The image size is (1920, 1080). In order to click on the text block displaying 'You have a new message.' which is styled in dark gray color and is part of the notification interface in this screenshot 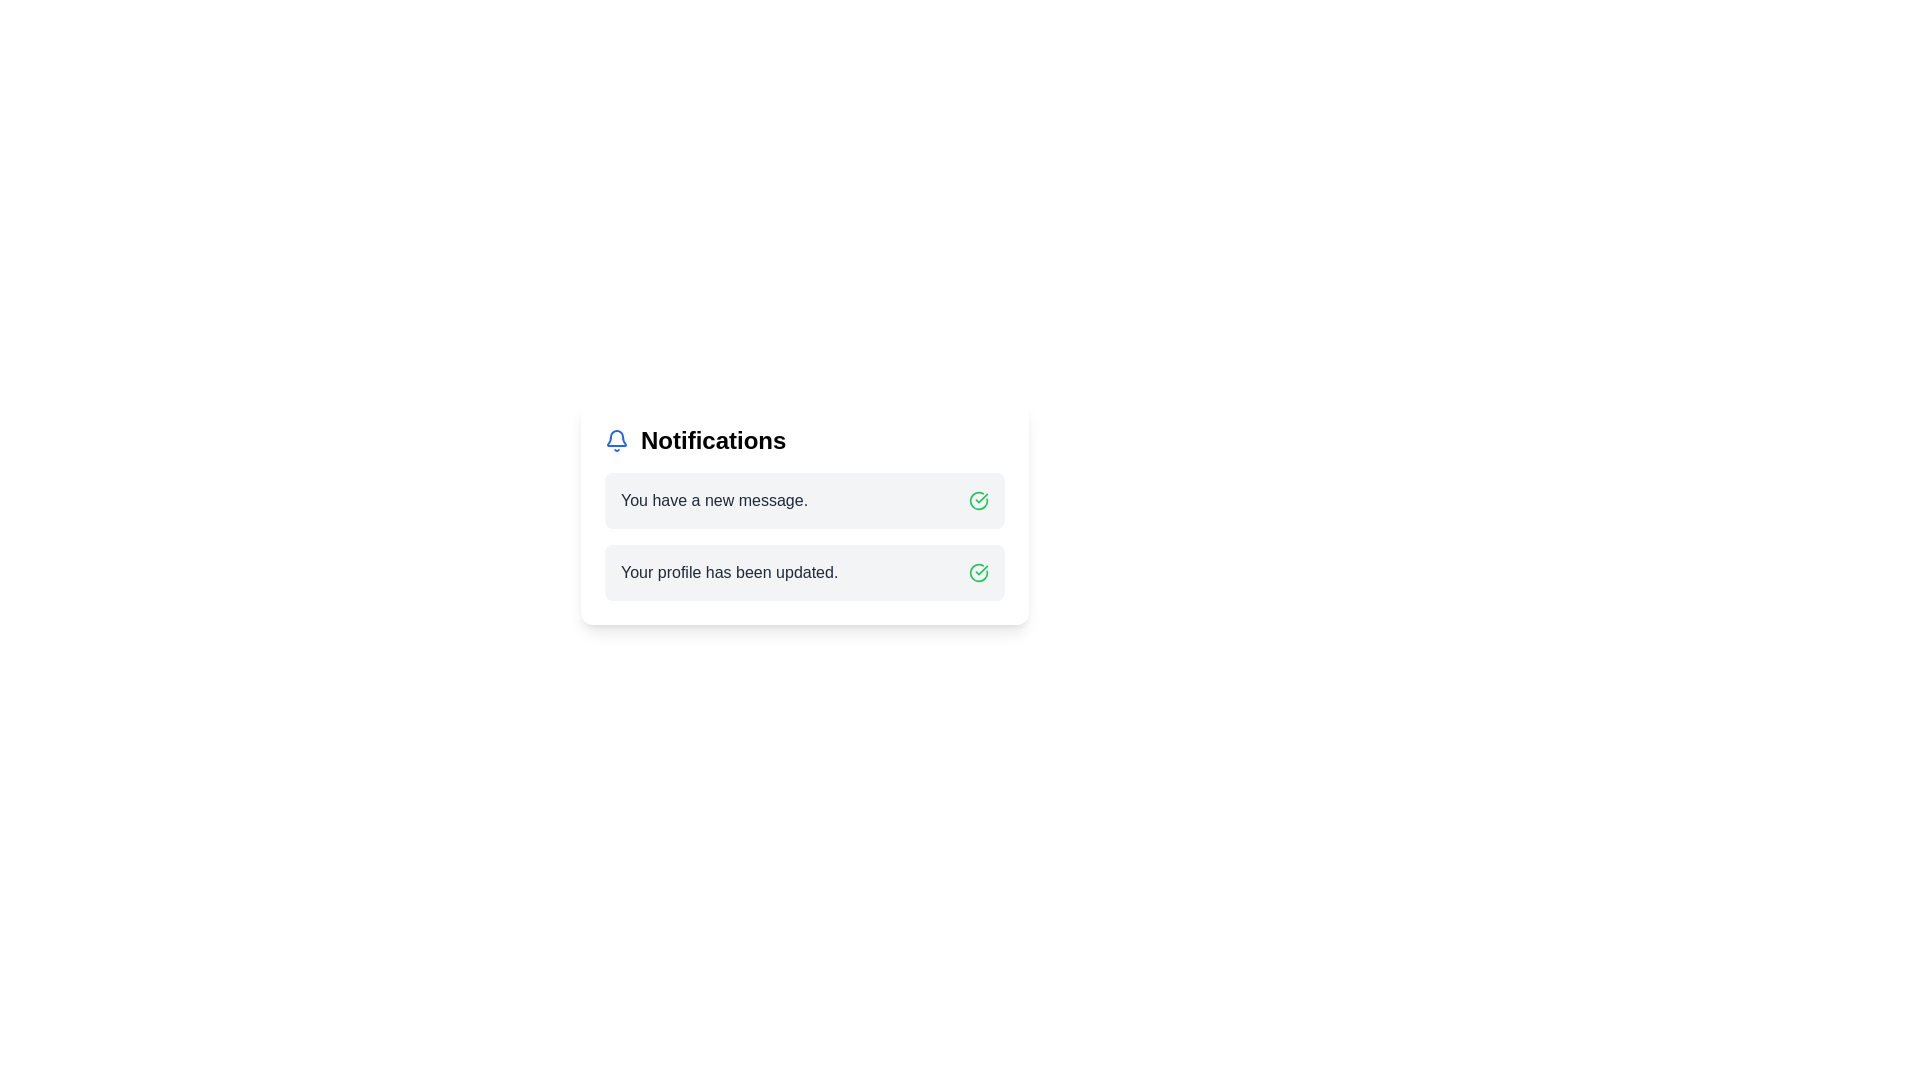, I will do `click(714, 500)`.